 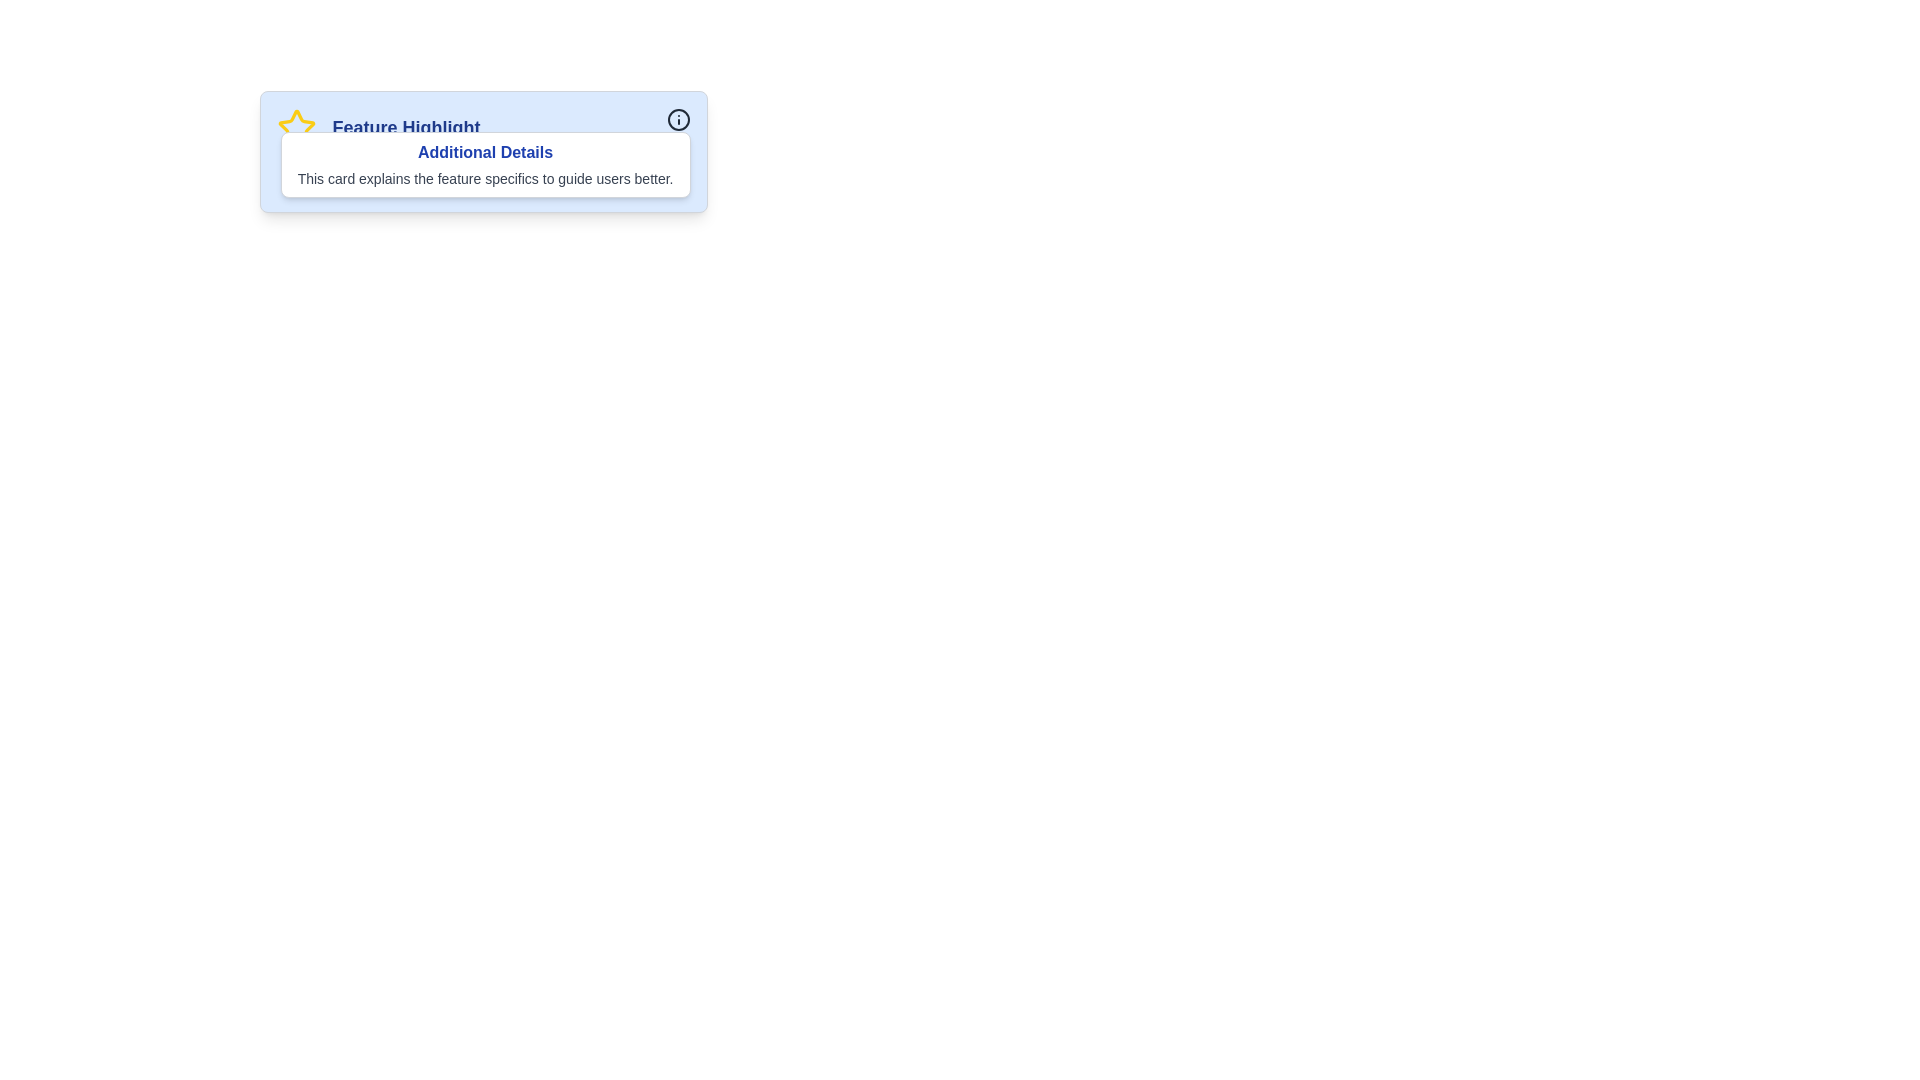 What do you see at coordinates (678, 119) in the screenshot?
I see `the outermost ring of the circular icon group located at the top-right of the 'Feature Highlight' card, which serves a decorative or symbolic purpose` at bounding box center [678, 119].